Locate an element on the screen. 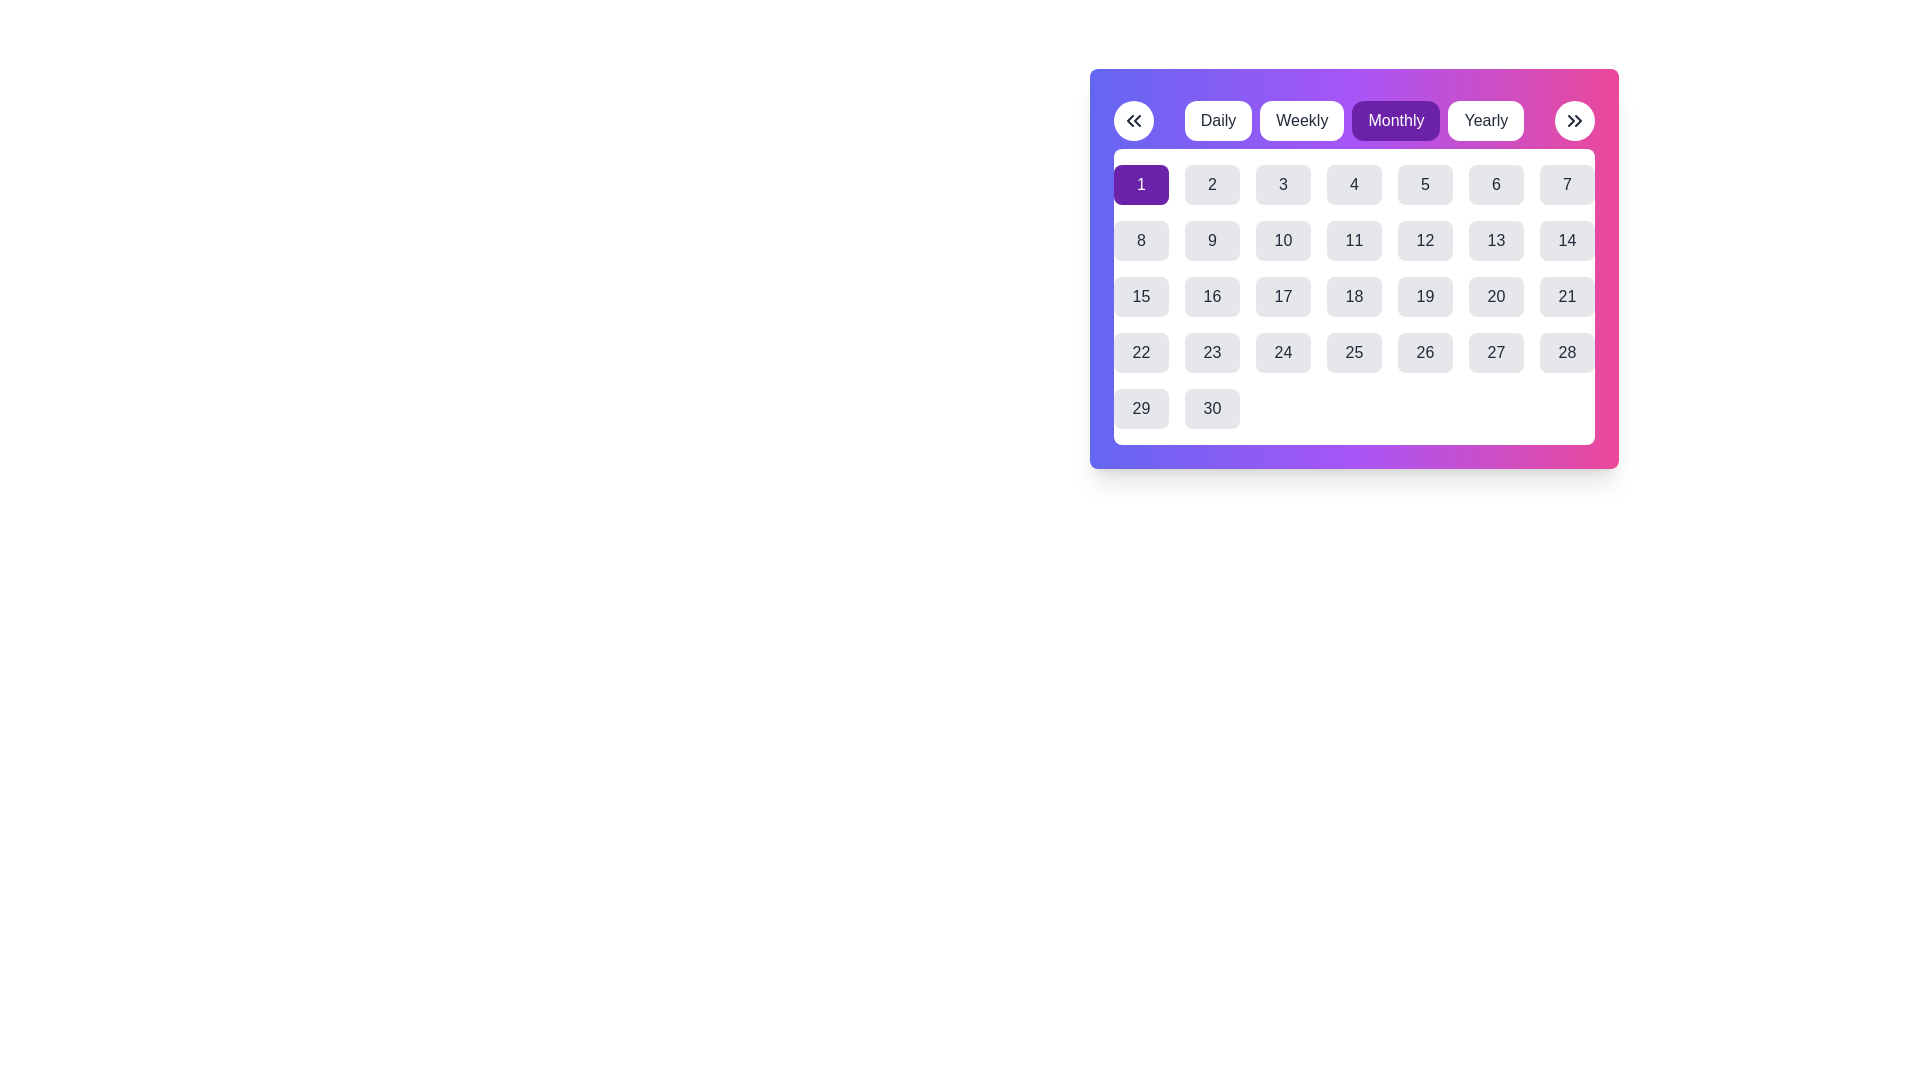 This screenshot has width=1920, height=1080. the purple rounded rectangle button with the number '1' centered in white text is located at coordinates (1141, 185).